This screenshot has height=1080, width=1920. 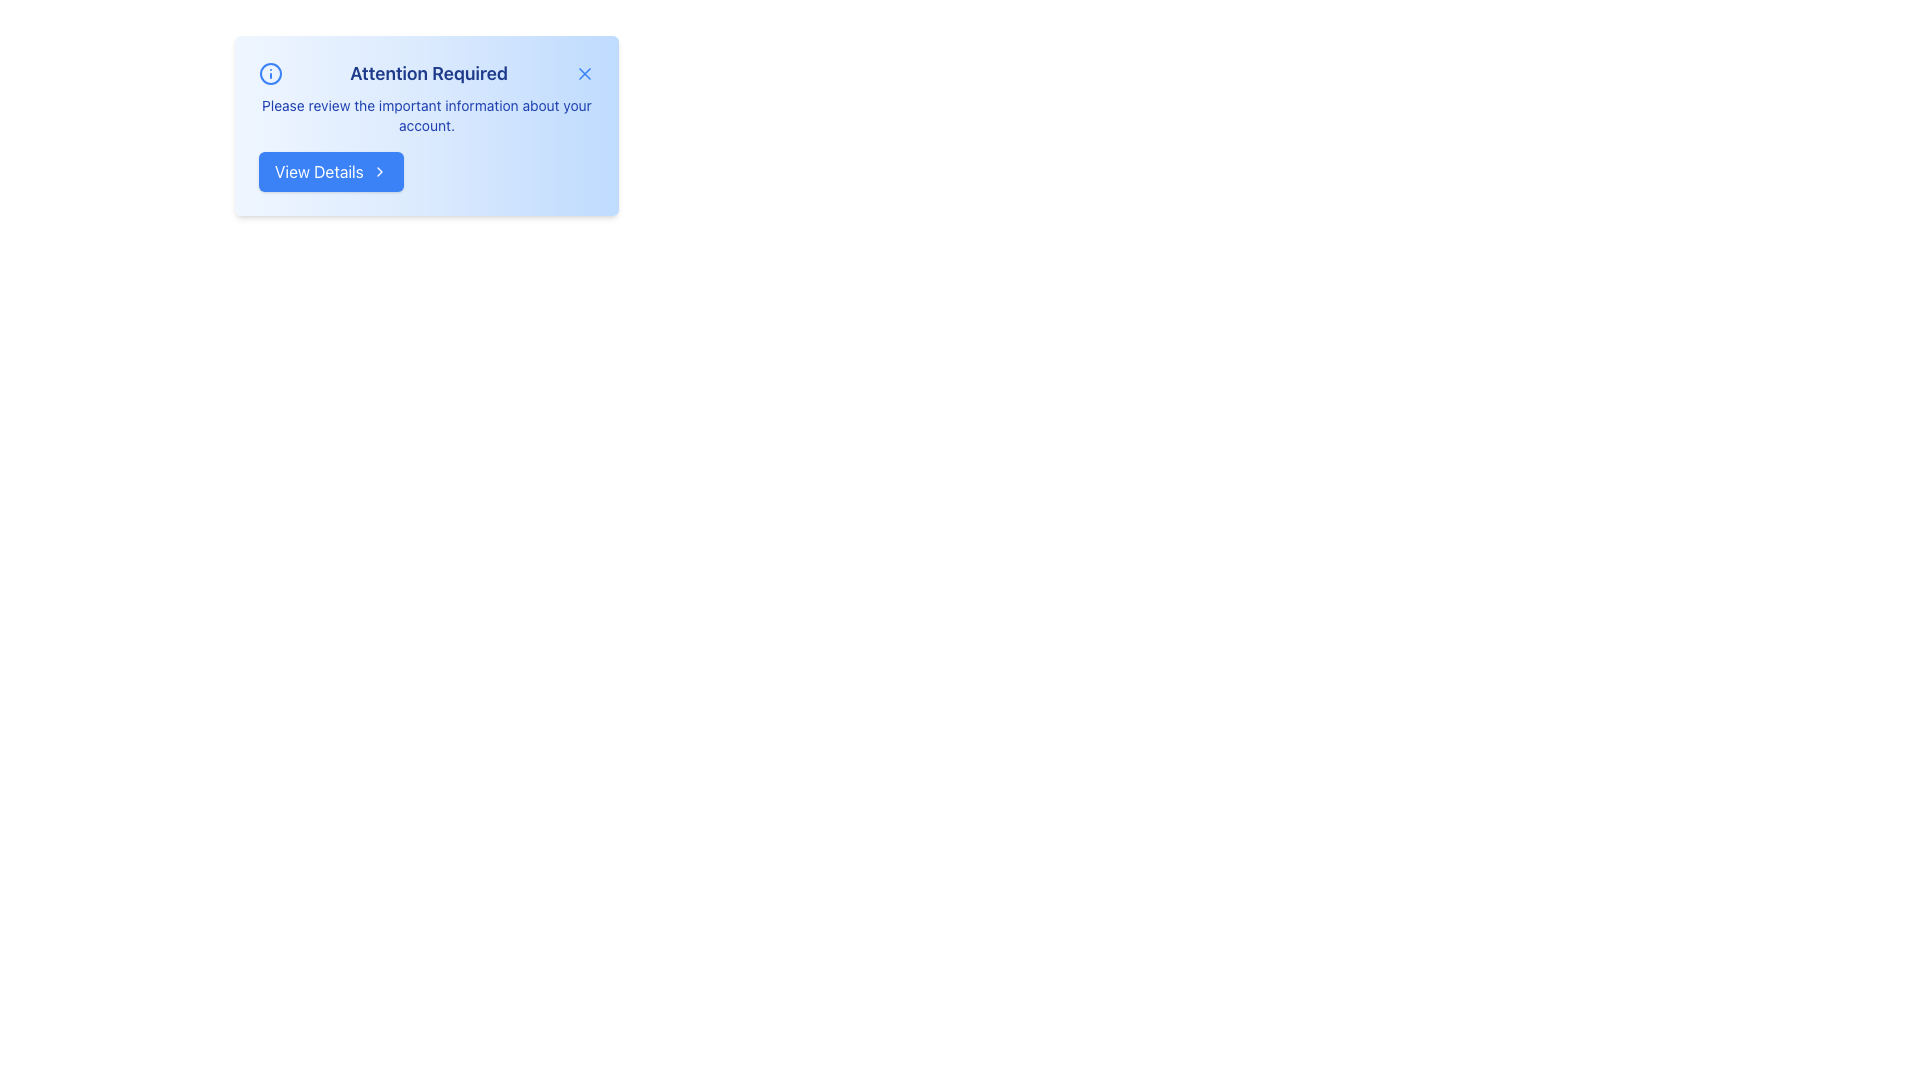 I want to click on the 'View Details' text label button, so click(x=318, y=171).